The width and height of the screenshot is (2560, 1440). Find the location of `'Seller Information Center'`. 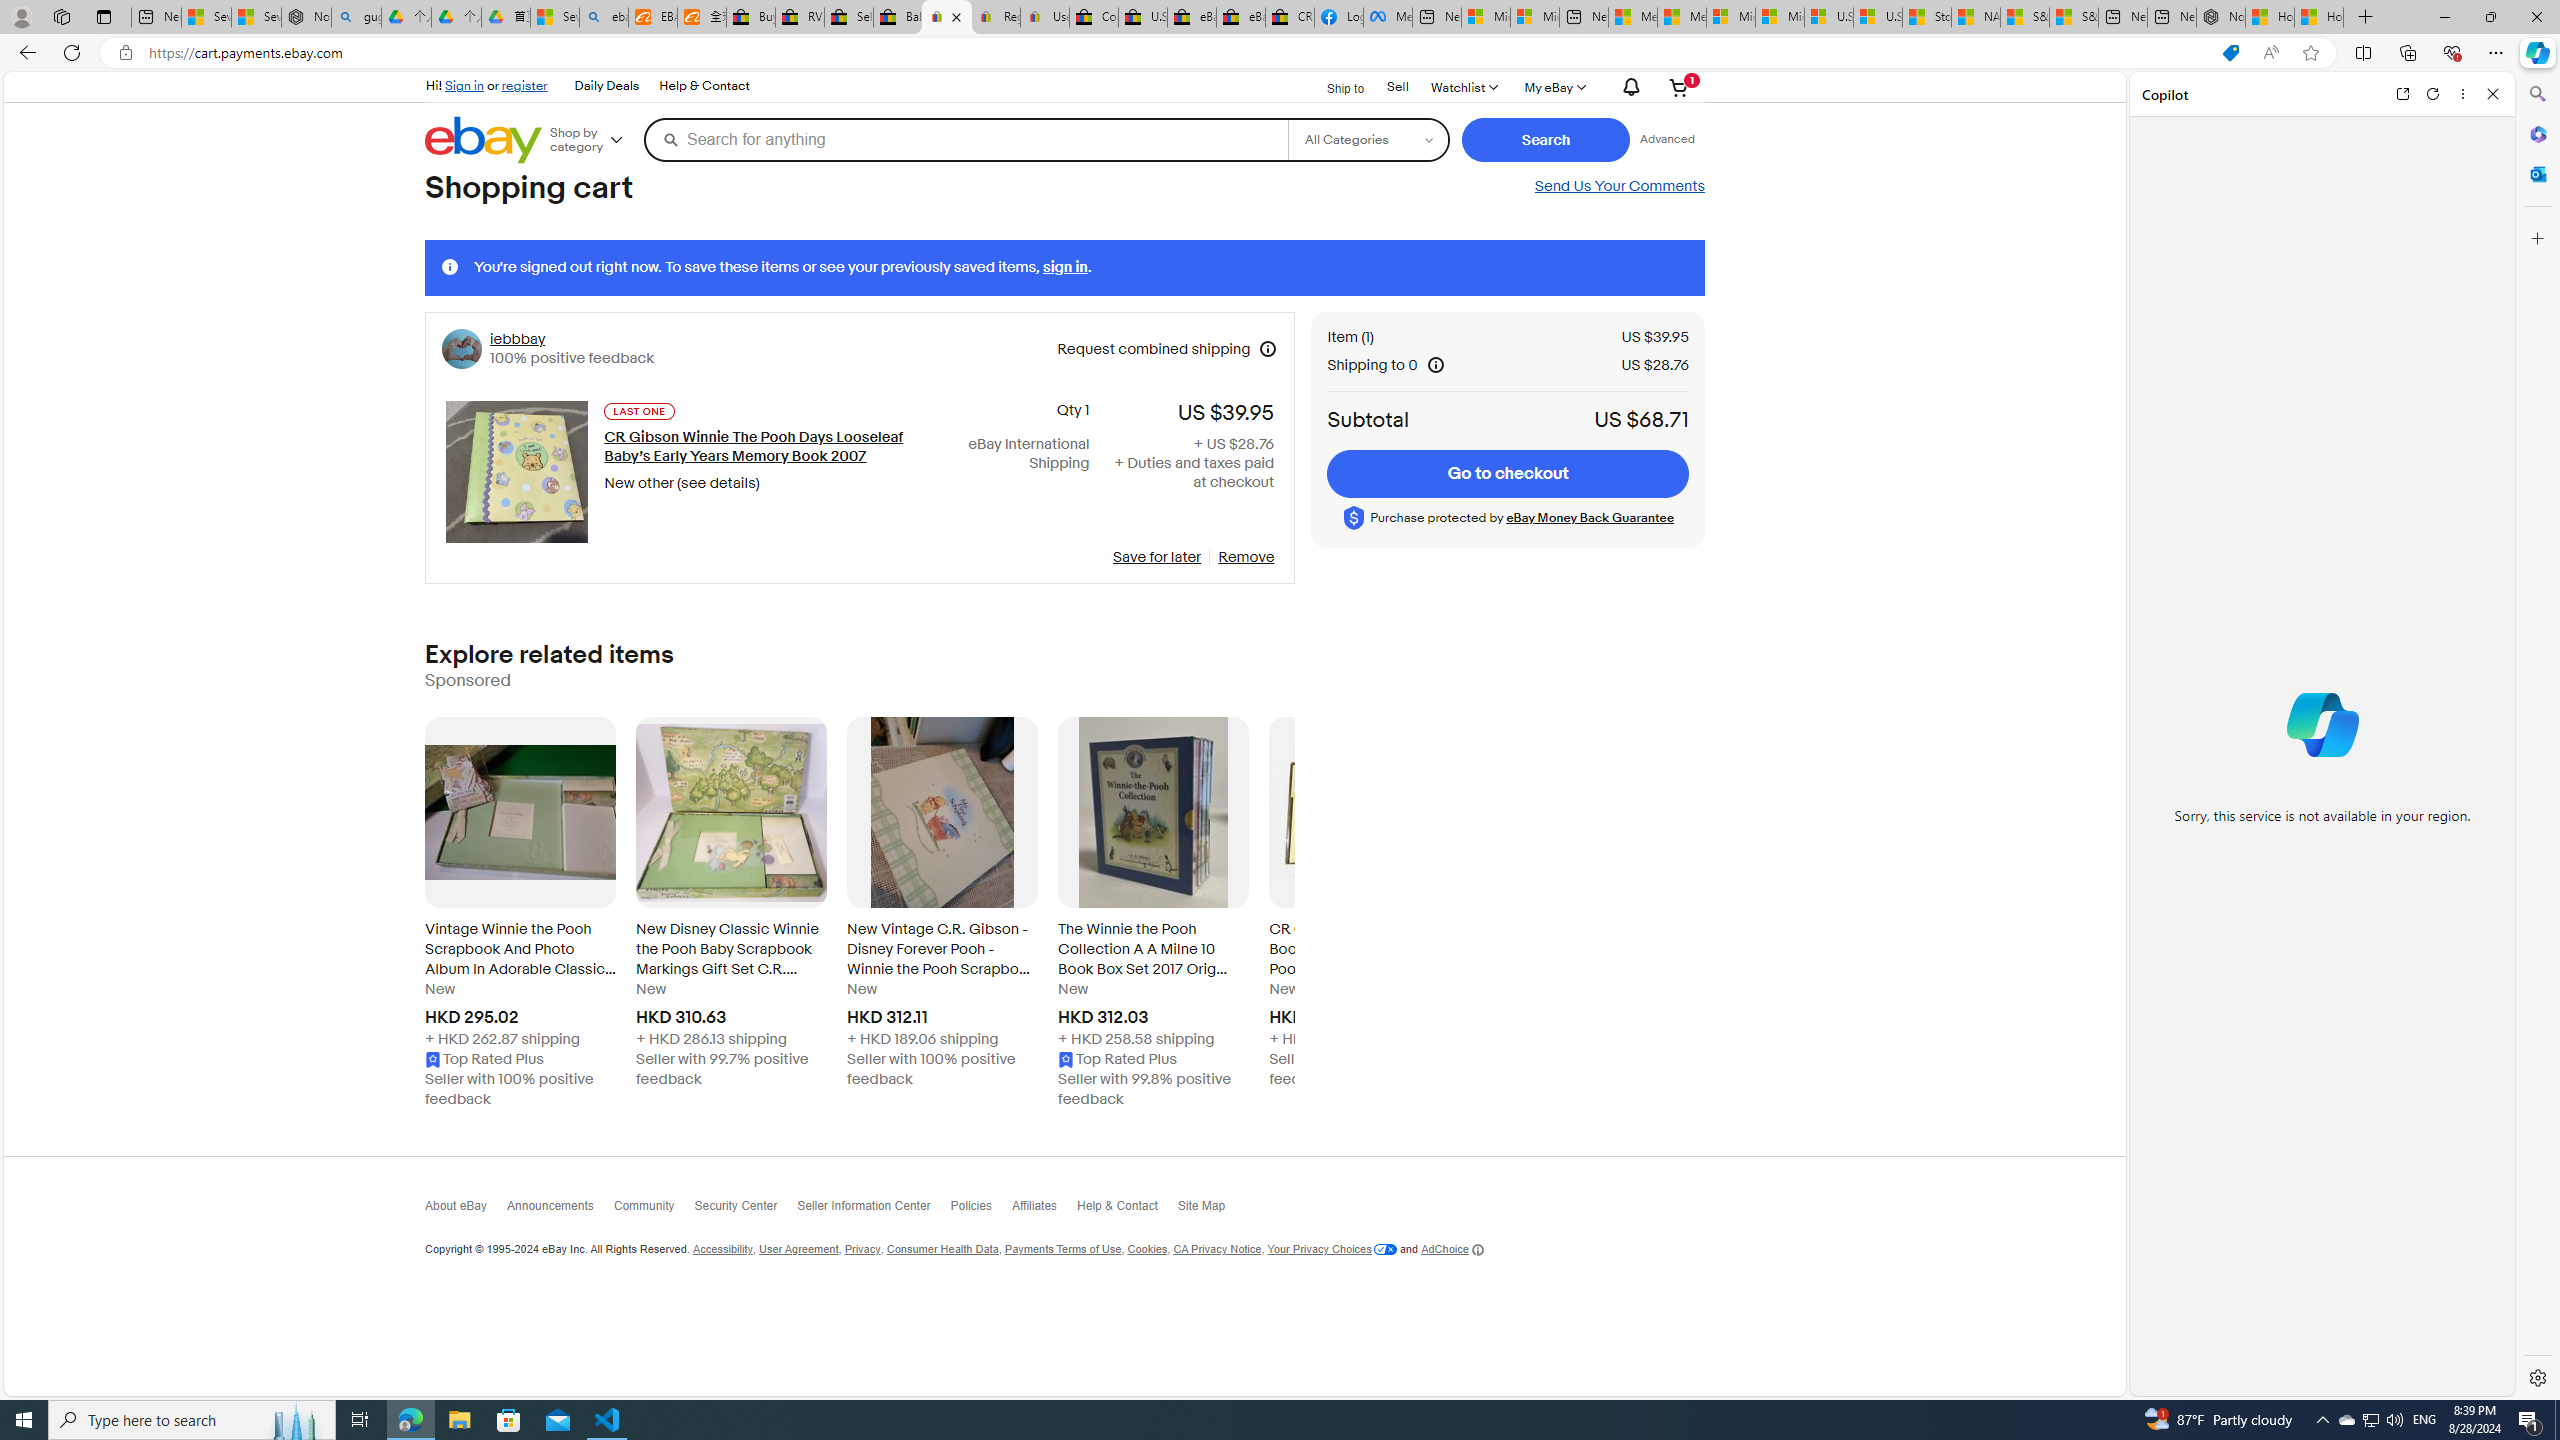

'Seller Information Center' is located at coordinates (872, 1210).